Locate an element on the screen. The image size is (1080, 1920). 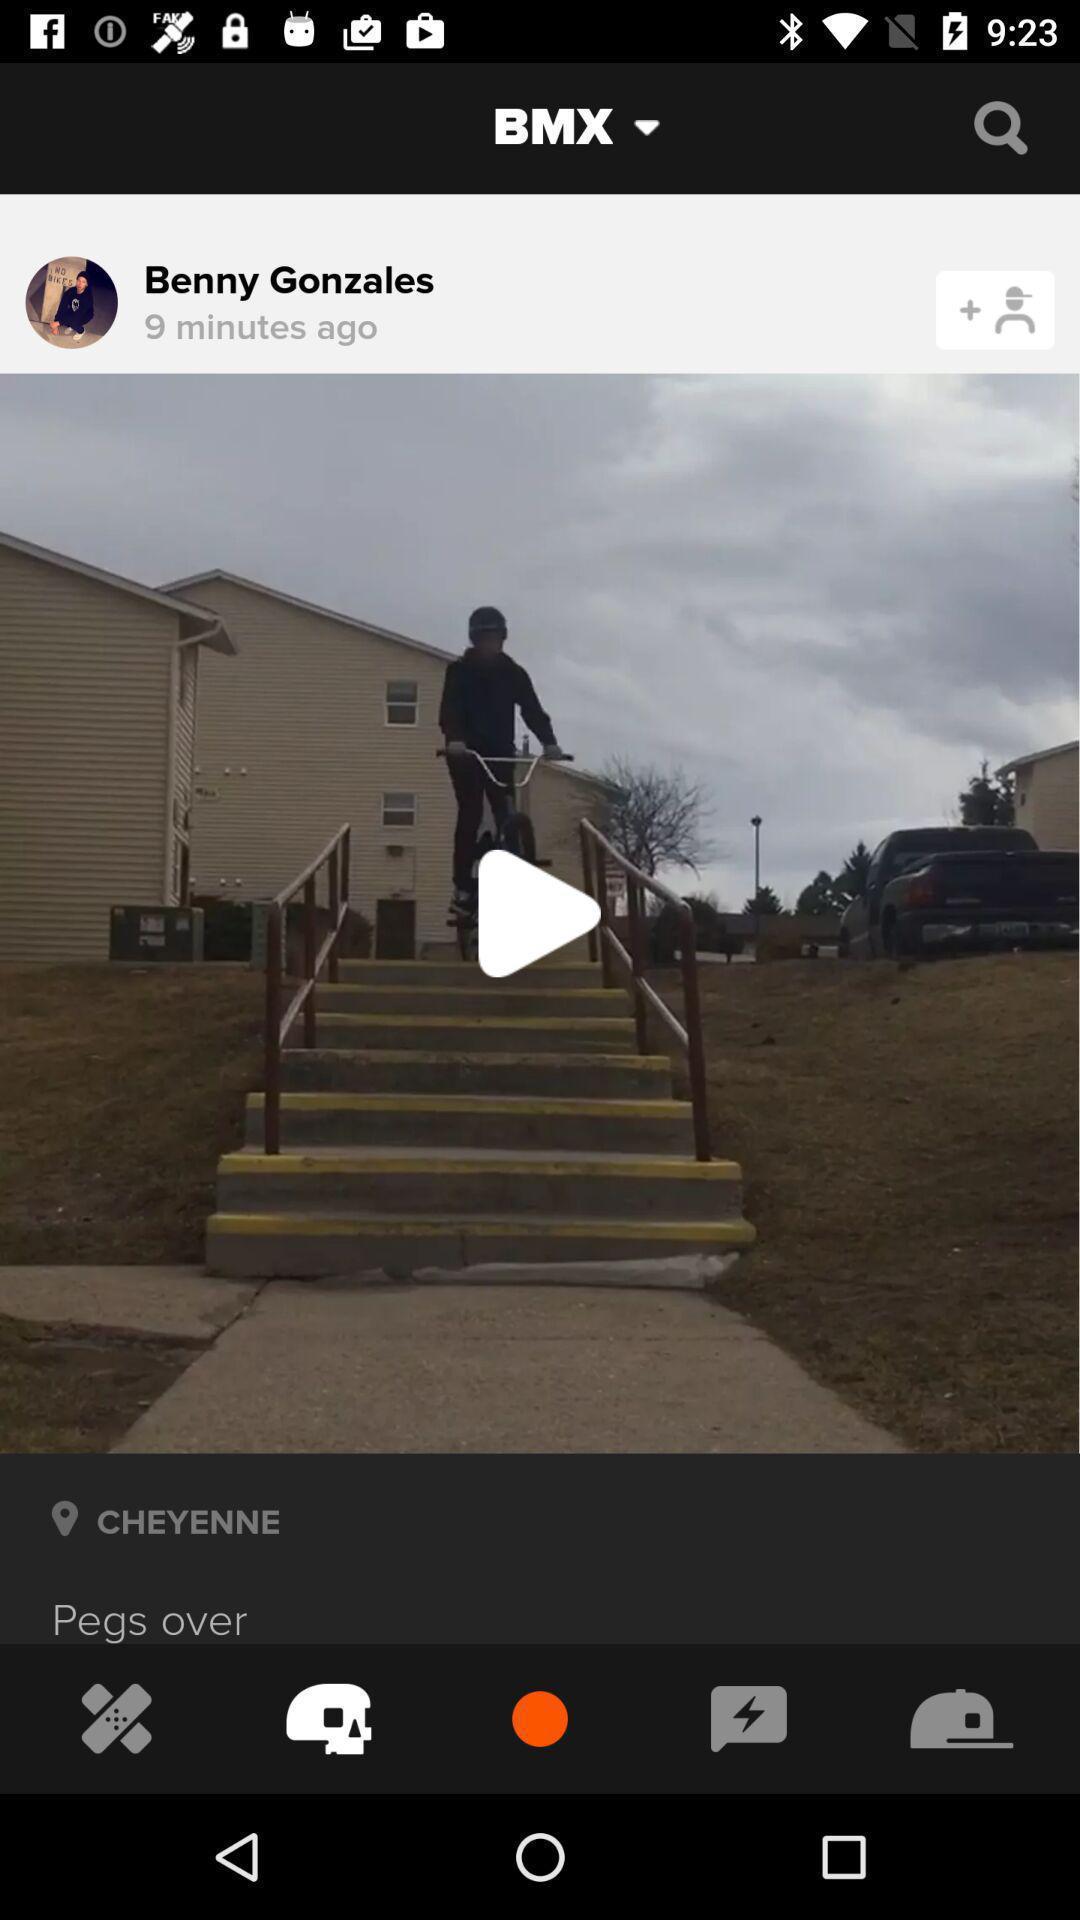
the second  icon which is at the bottom is located at coordinates (328, 1718).